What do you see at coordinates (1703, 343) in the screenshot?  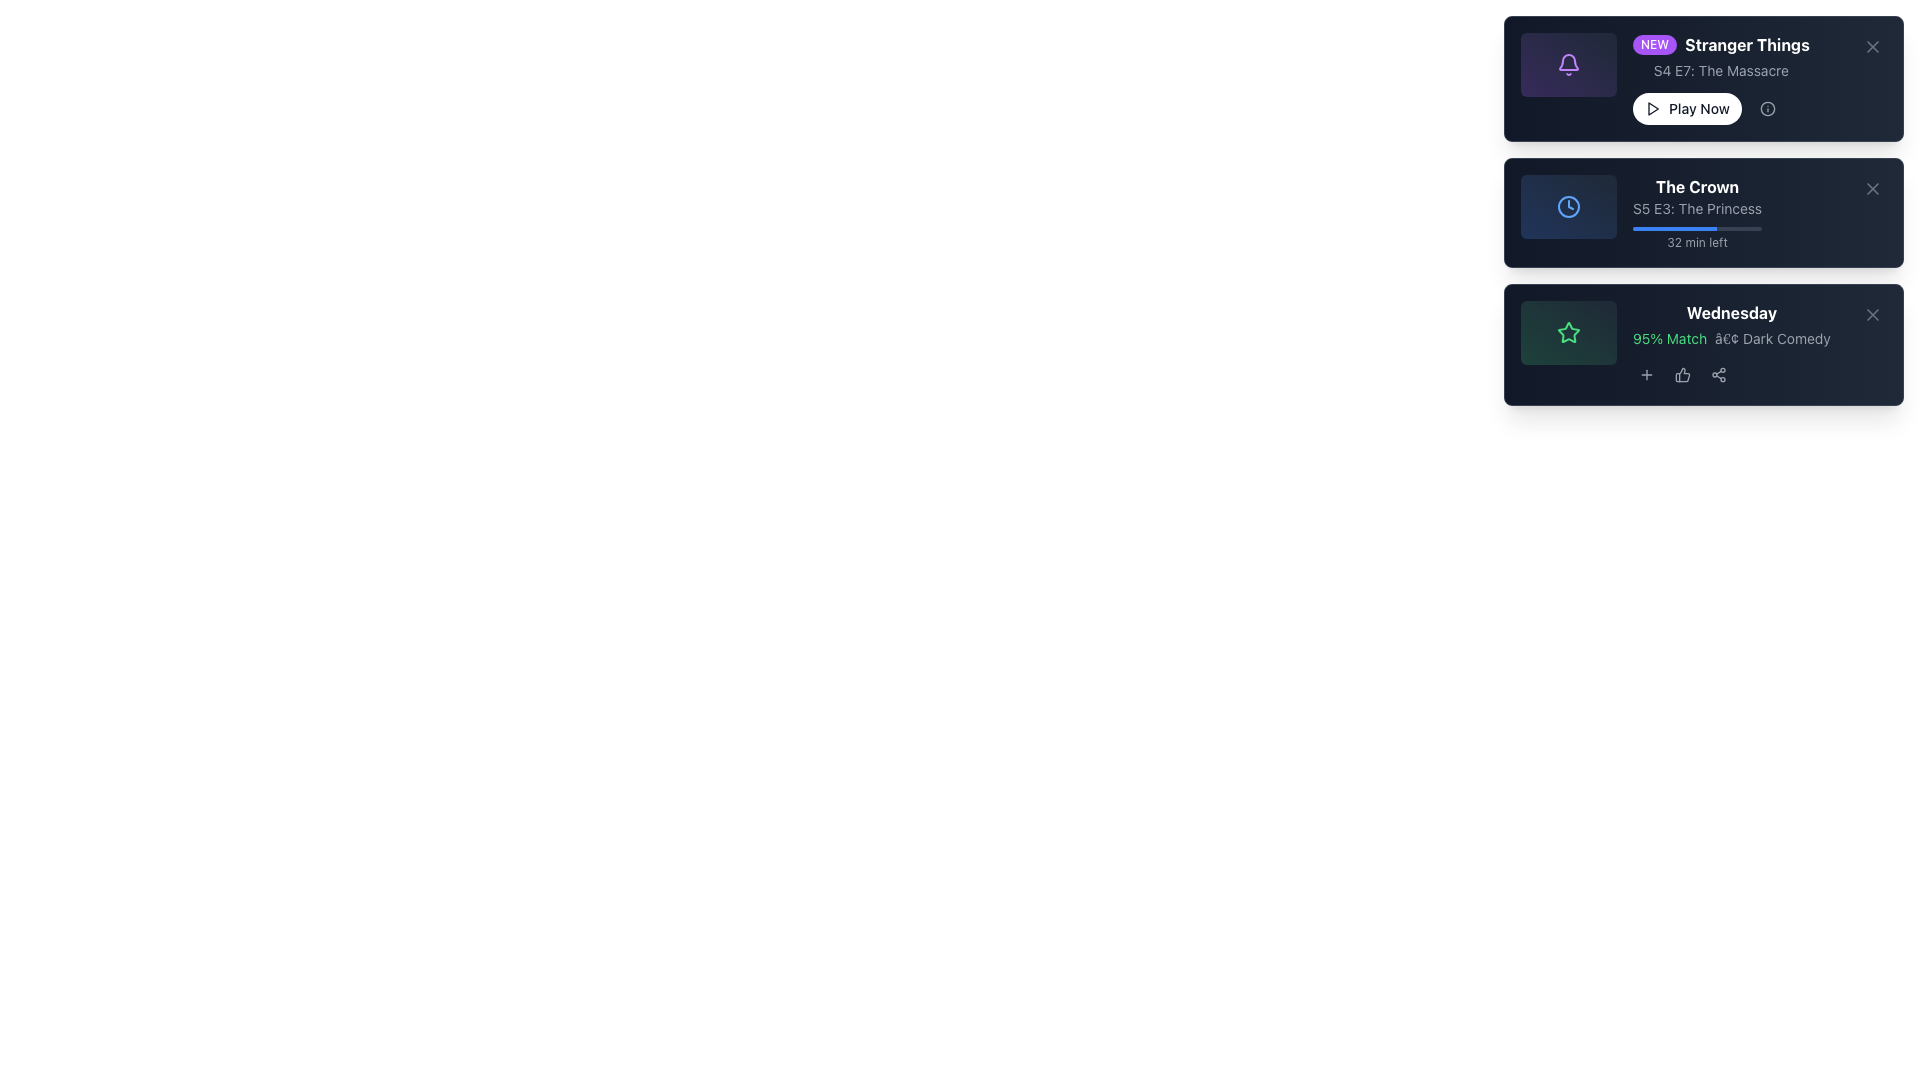 I see `the genre or match percentage text of the Card titled 'Wednesday', which is the last card in the vertical stack of similar cards` at bounding box center [1703, 343].